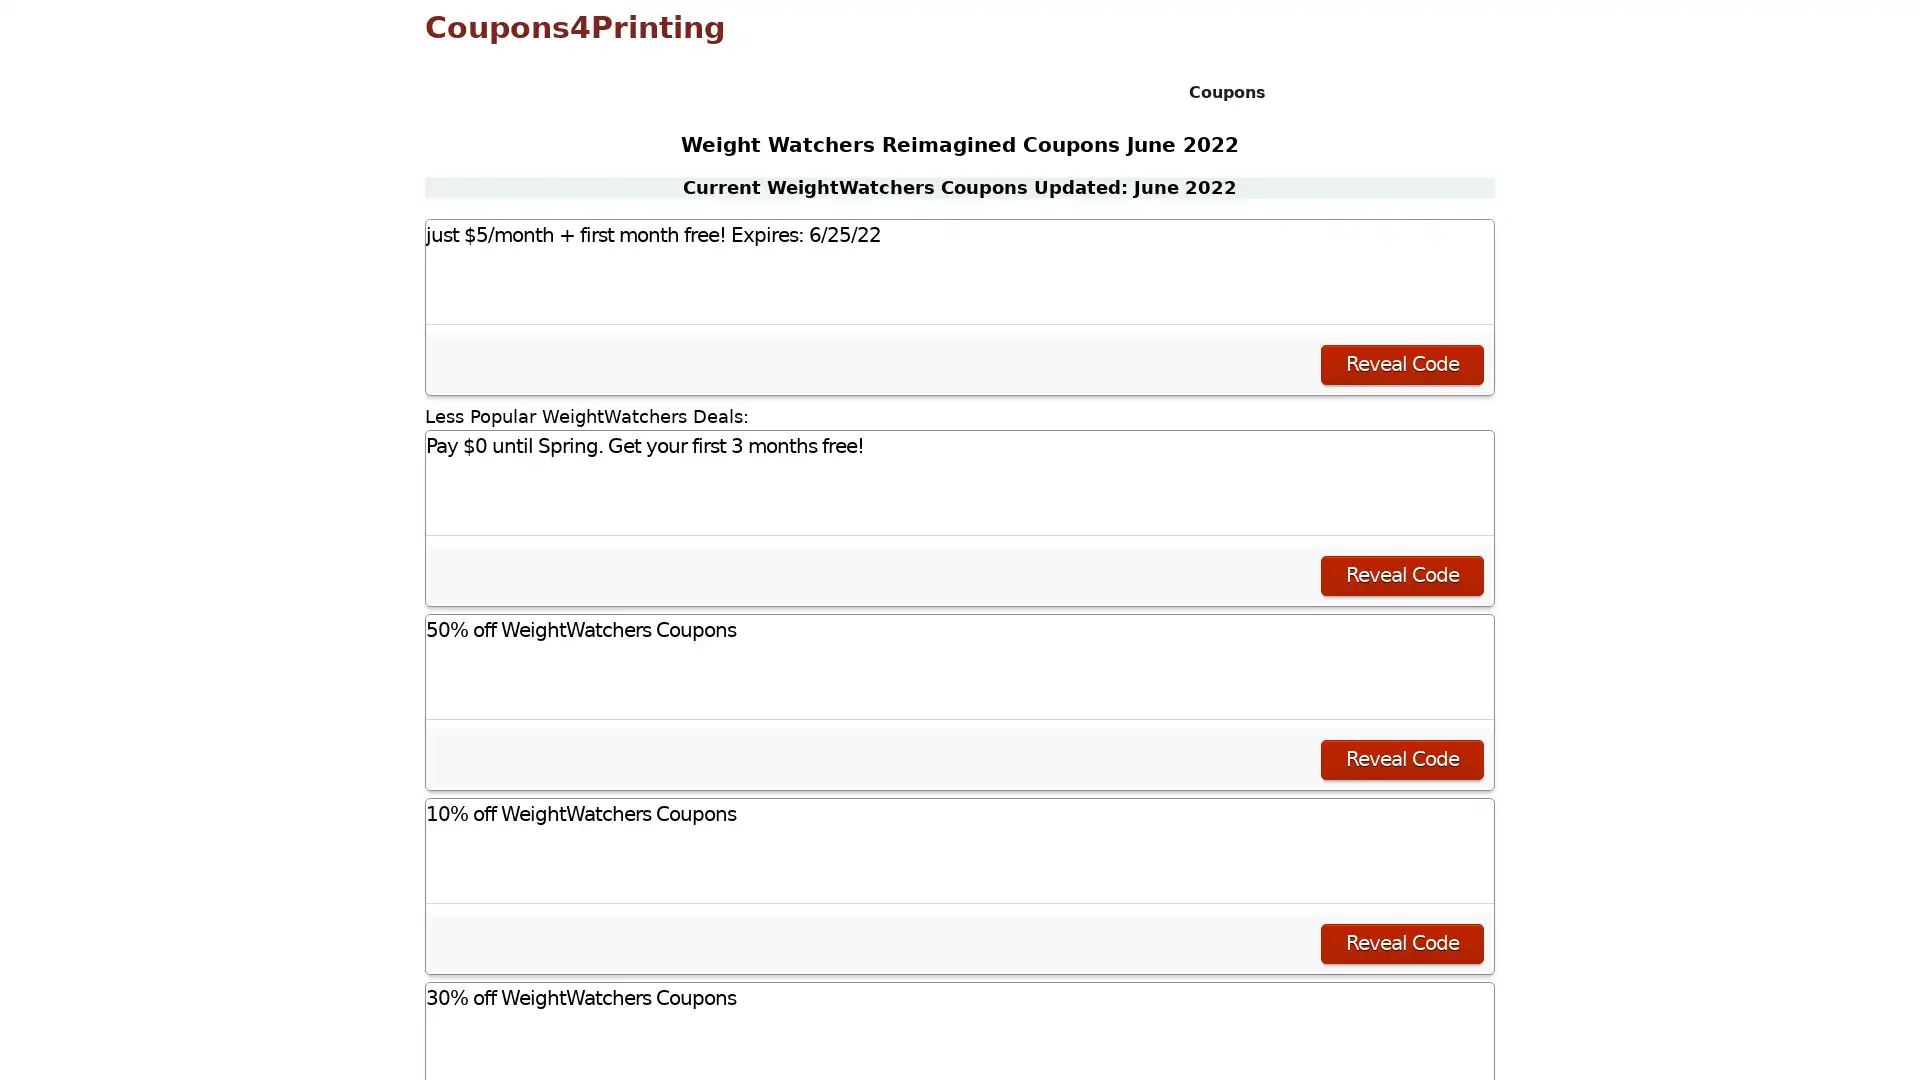 The width and height of the screenshot is (1920, 1080). What do you see at coordinates (1401, 942) in the screenshot?
I see `Reveal Code` at bounding box center [1401, 942].